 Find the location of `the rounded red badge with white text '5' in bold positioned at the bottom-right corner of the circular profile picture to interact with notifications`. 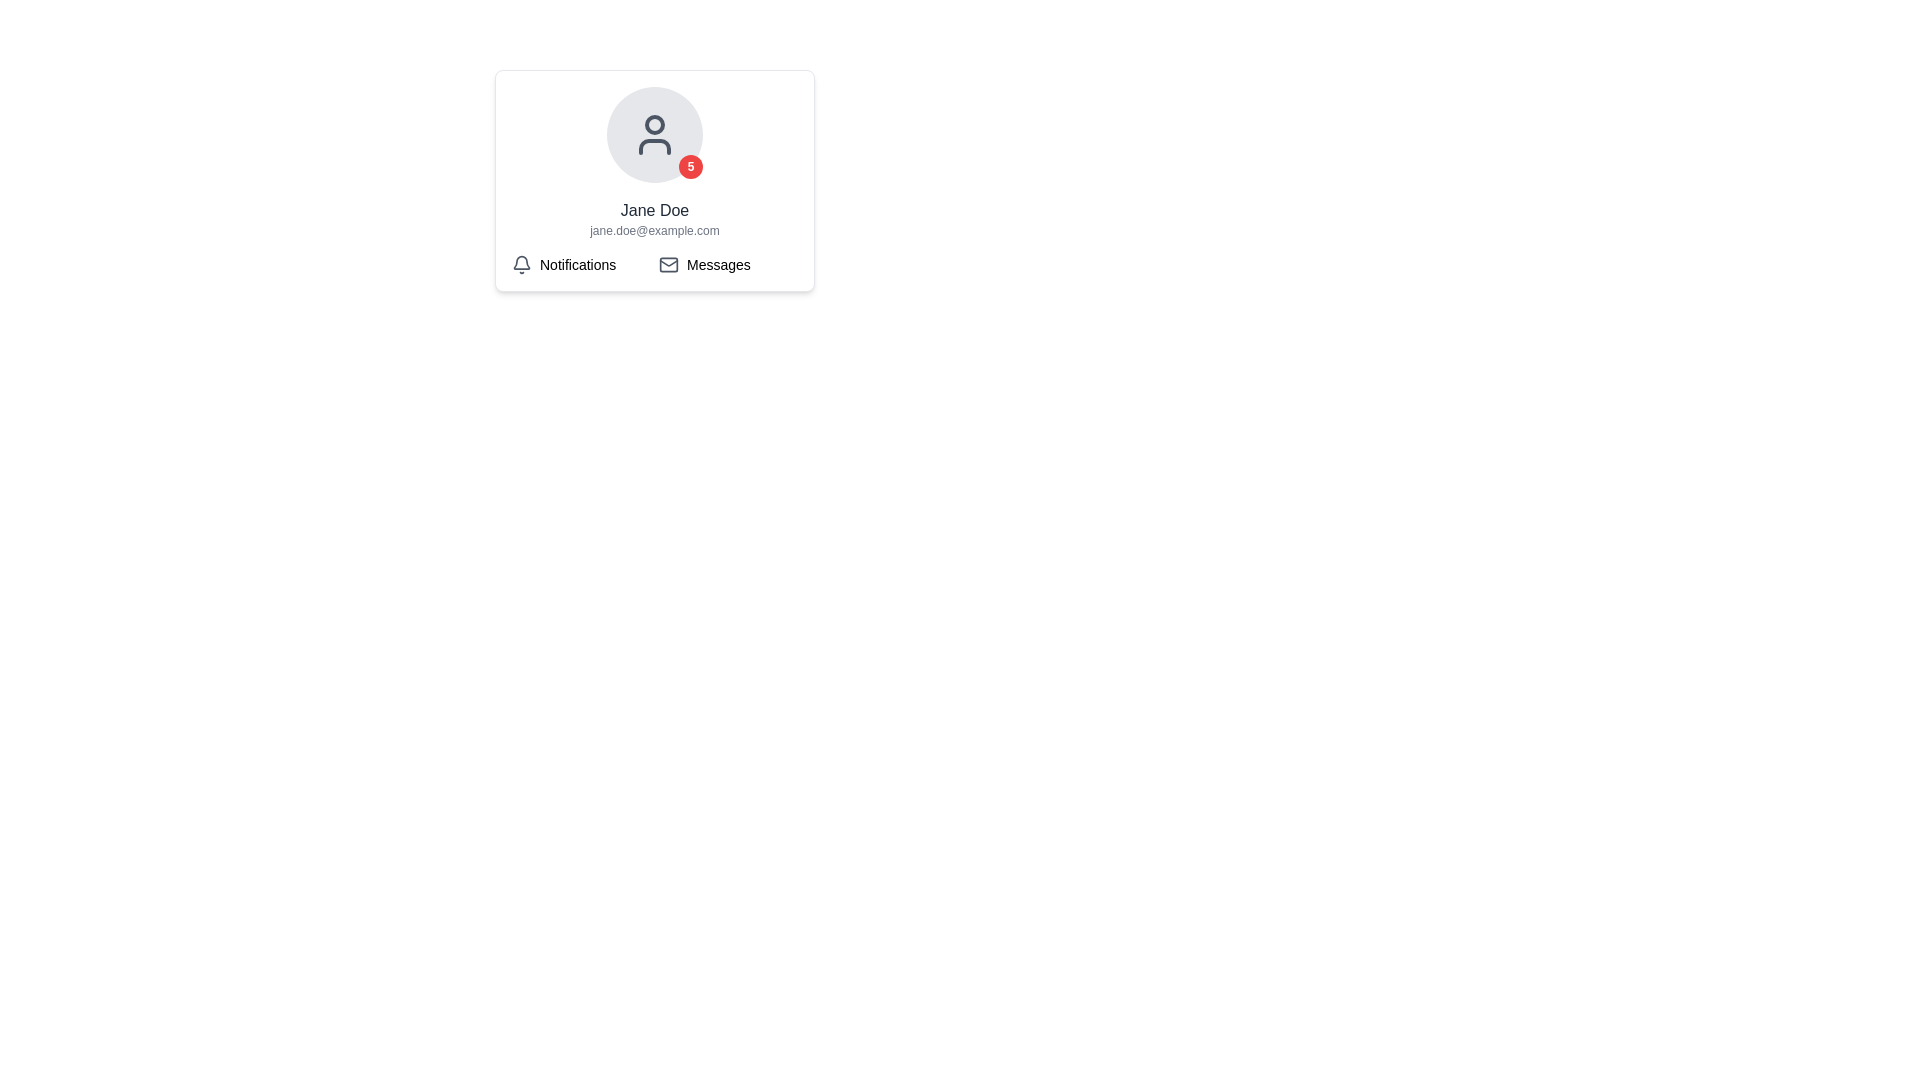

the rounded red badge with white text '5' in bold positioned at the bottom-right corner of the circular profile picture to interact with notifications is located at coordinates (691, 165).